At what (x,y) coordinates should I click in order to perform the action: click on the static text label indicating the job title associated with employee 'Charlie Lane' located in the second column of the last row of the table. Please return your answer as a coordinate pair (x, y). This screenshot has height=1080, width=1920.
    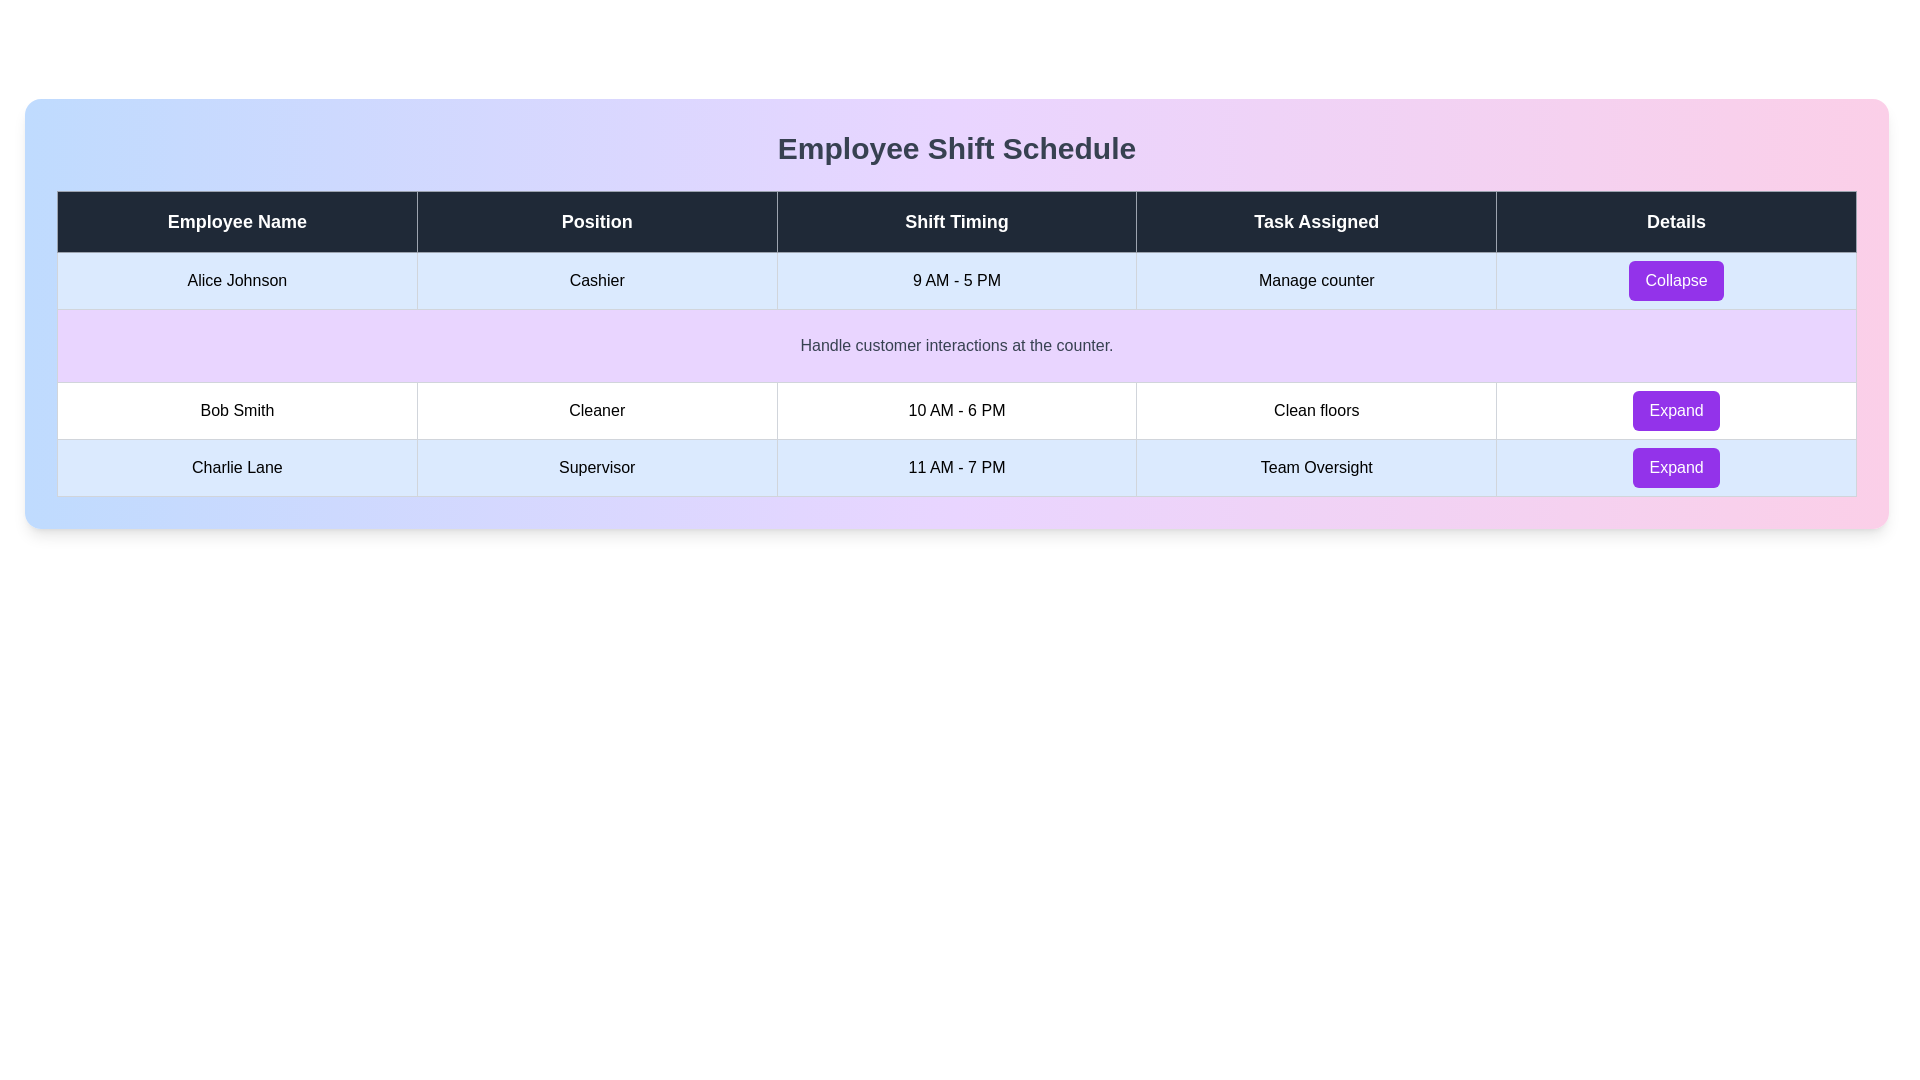
    Looking at the image, I should click on (596, 467).